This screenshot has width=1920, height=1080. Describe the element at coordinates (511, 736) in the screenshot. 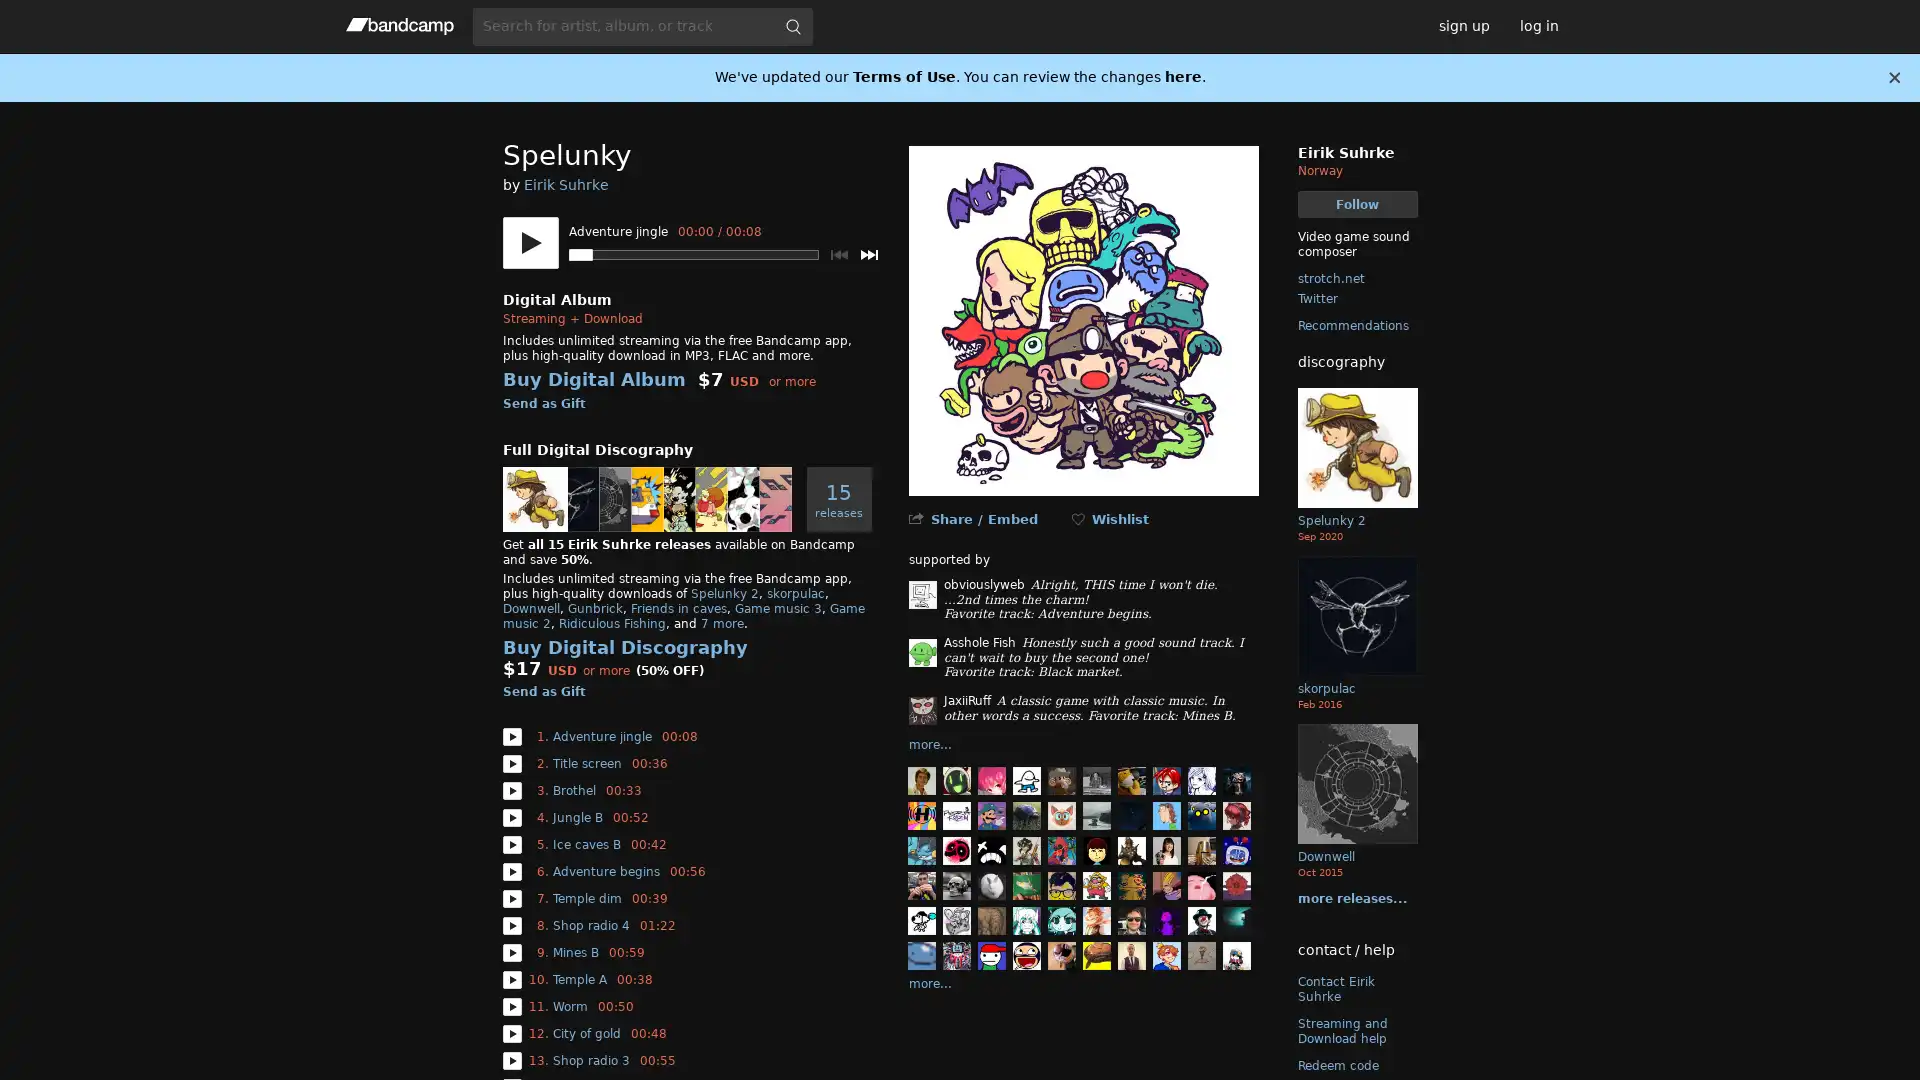

I see `Play Adventure jingle` at that location.